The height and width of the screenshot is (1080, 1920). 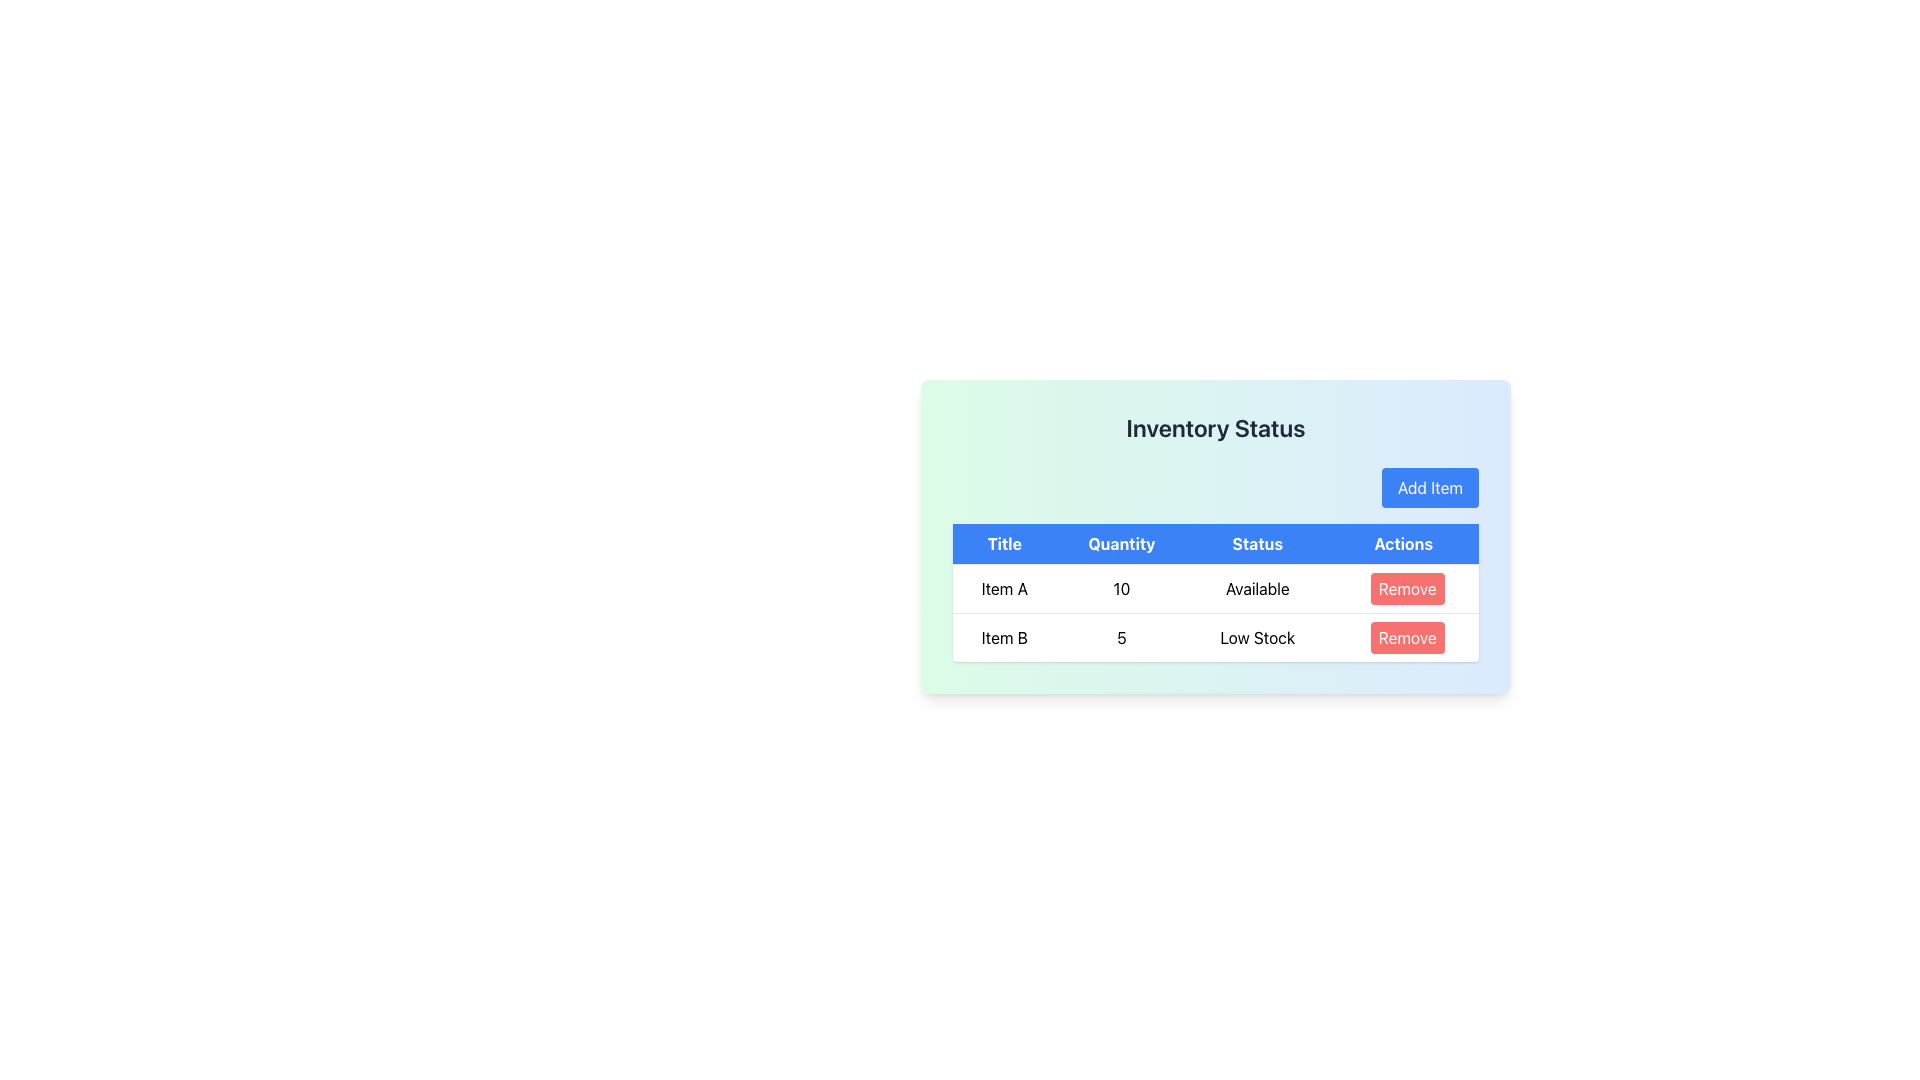 What do you see at coordinates (1004, 637) in the screenshot?
I see `the non-interactive text label displaying the title of the second inventory item in the table under the 'Title' column` at bounding box center [1004, 637].